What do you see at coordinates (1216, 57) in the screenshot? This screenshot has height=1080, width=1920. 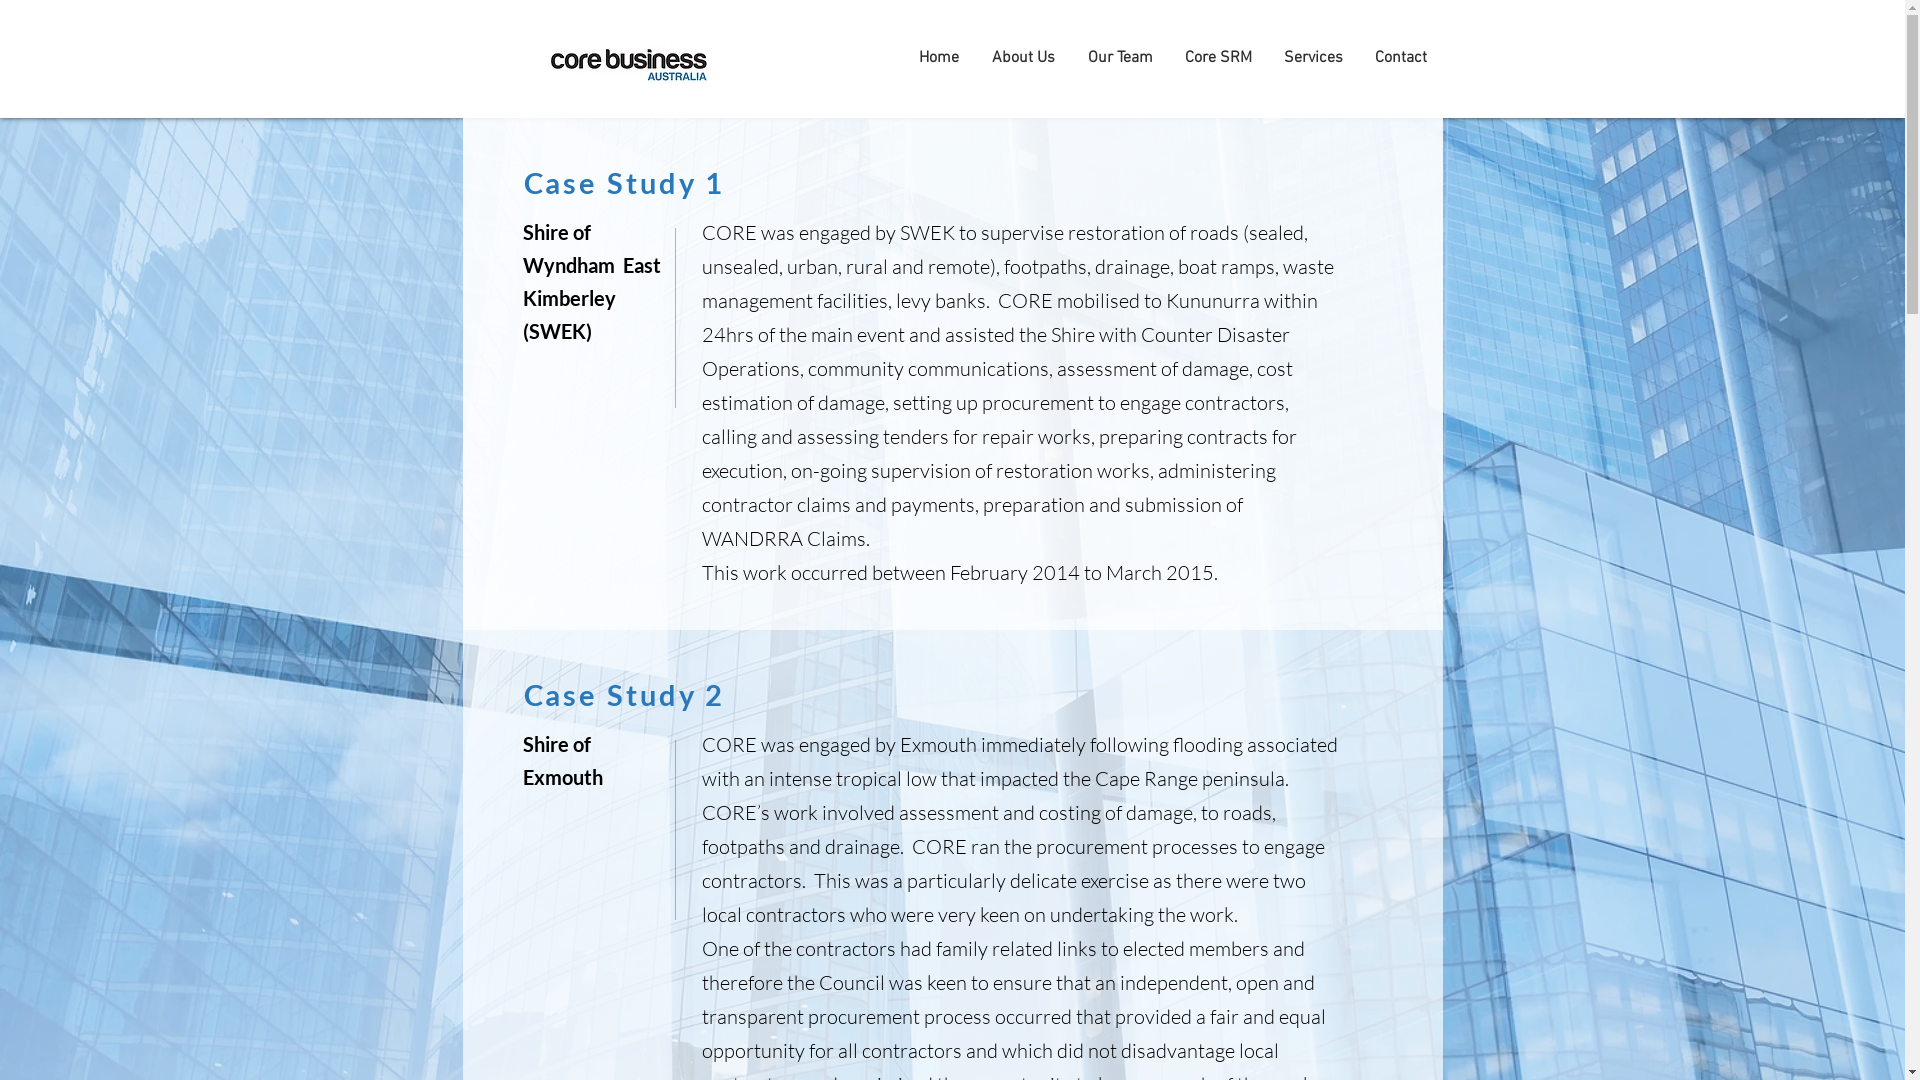 I see `'Core SRM'` at bounding box center [1216, 57].